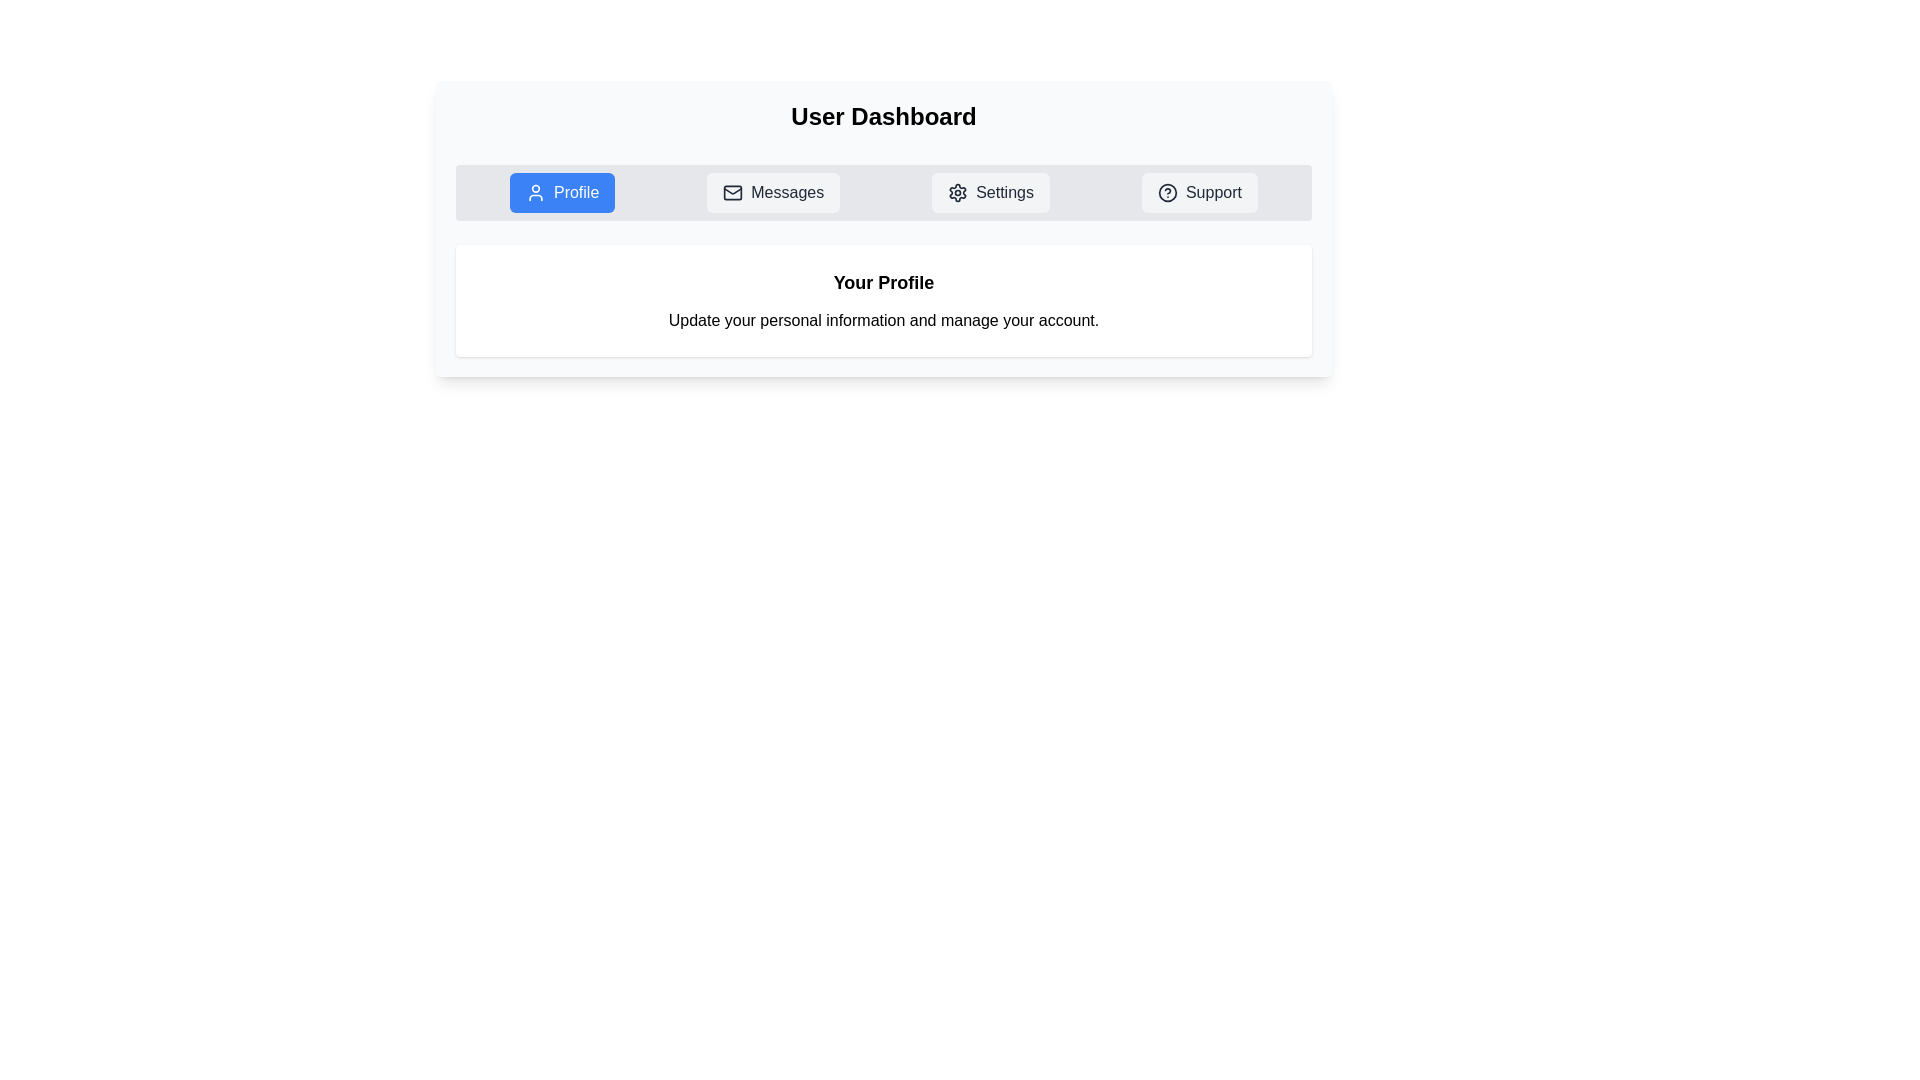  Describe the element at coordinates (957, 192) in the screenshot. I see `the gear icon in the horizontal navigation bar, which is located third from the left` at that location.